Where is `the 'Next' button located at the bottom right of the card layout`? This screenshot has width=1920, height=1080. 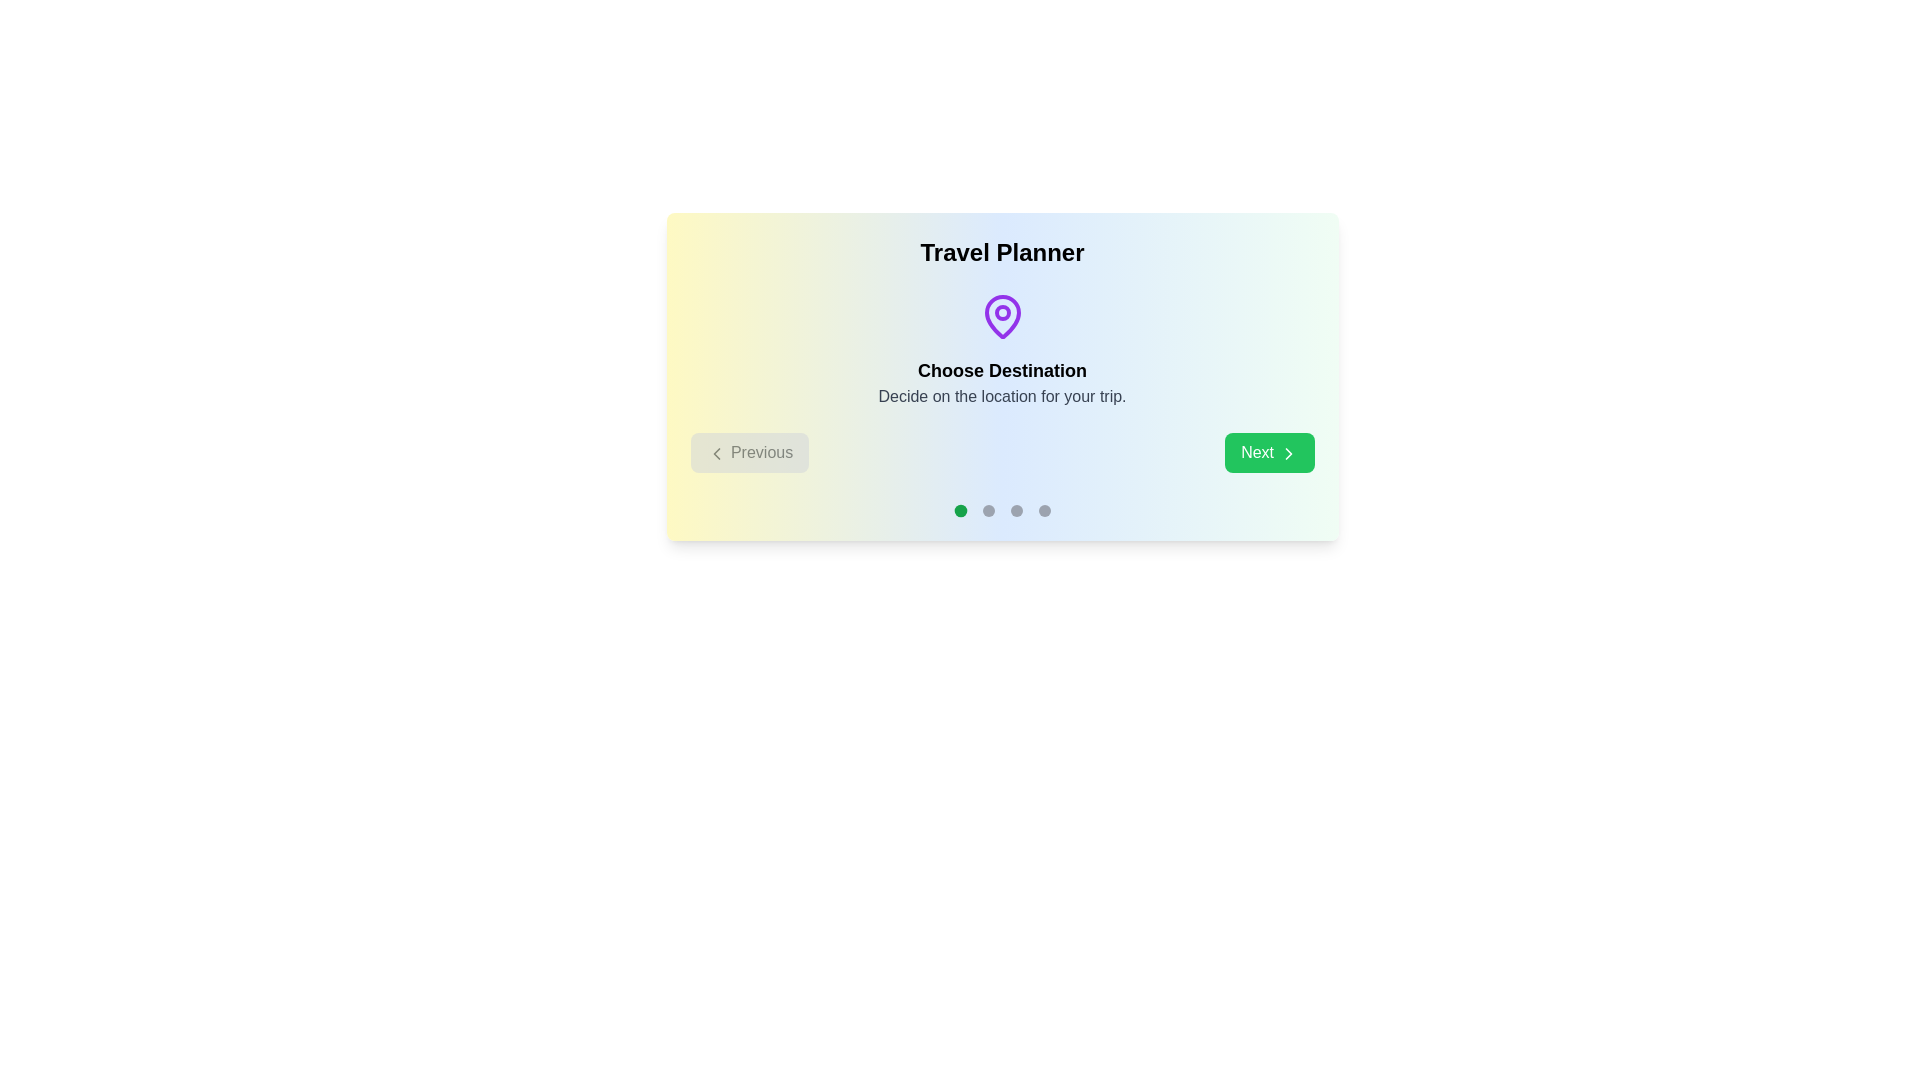
the 'Next' button located at the bottom right of the card layout is located at coordinates (1268, 452).